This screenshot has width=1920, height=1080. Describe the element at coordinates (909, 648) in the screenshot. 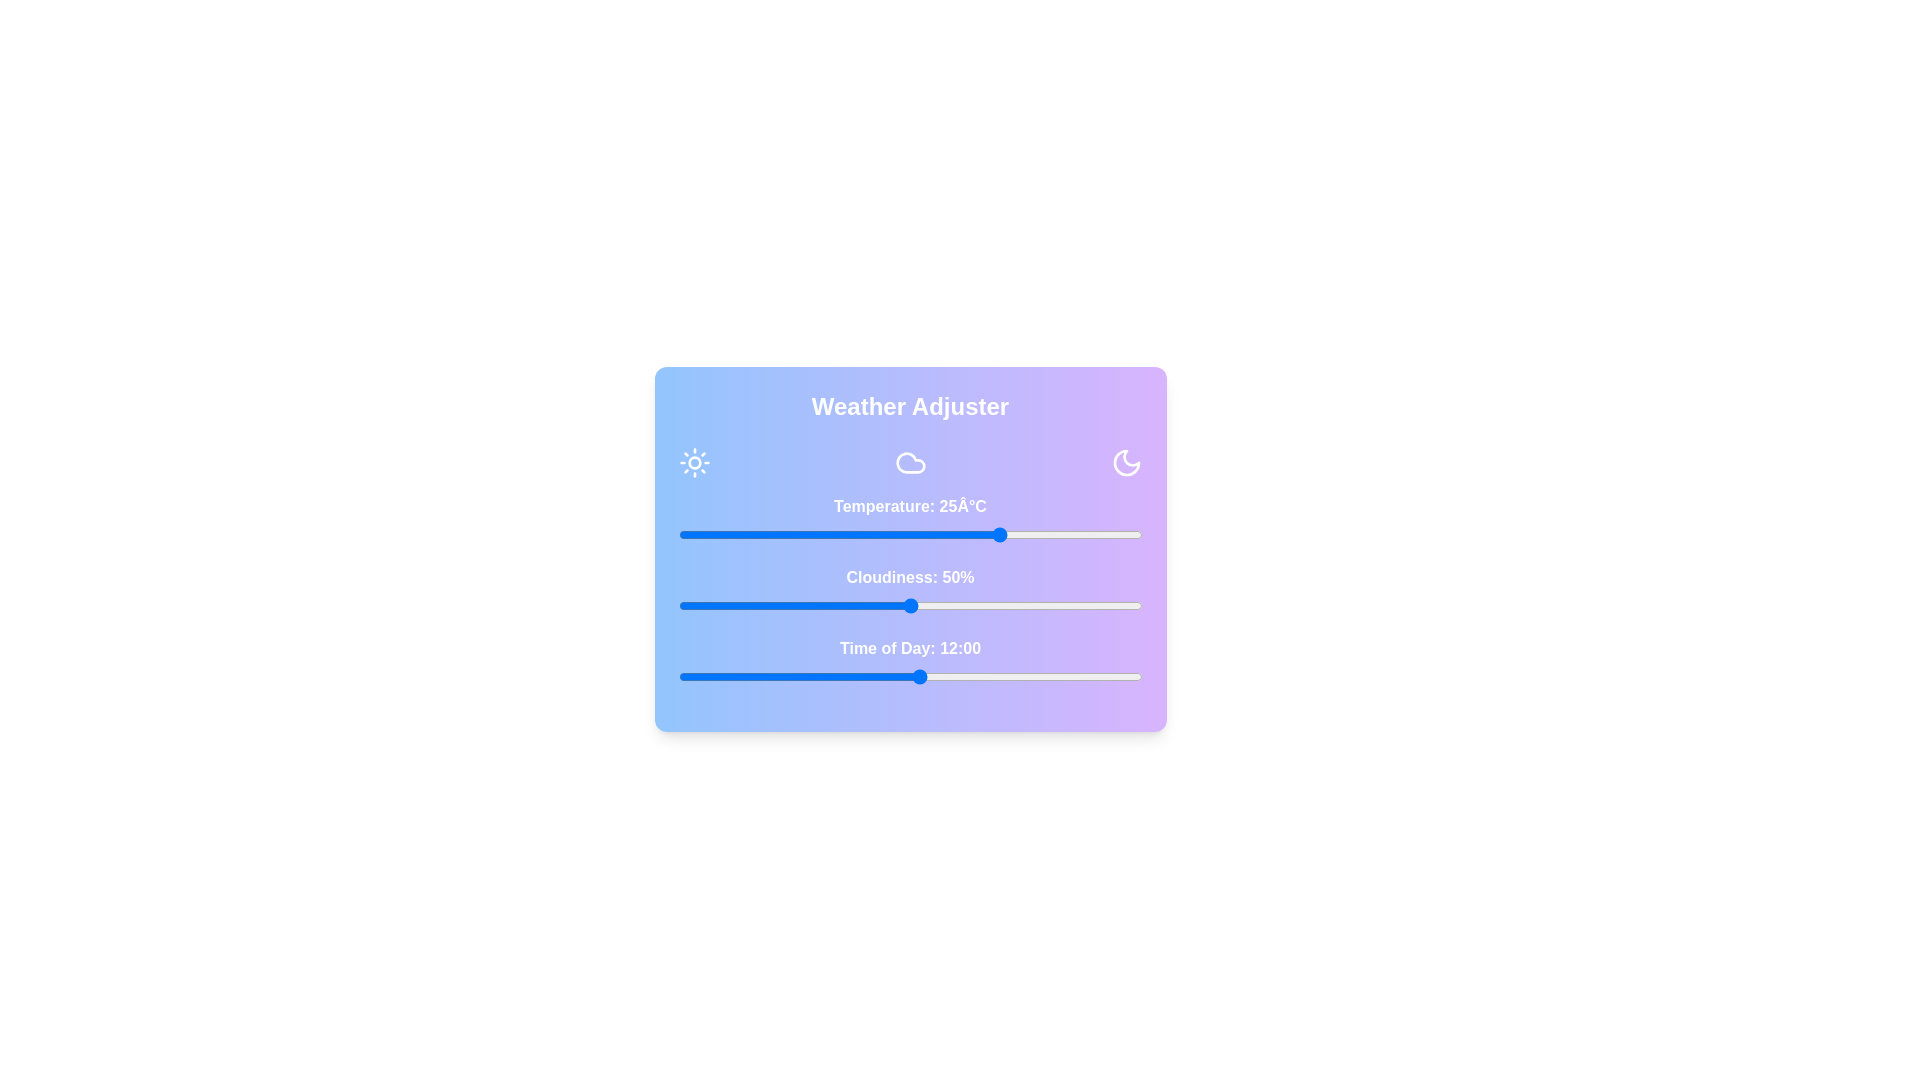

I see `the text label that indicates the current setting (12:00) of the associated slider control, located in the bottom section of the interface` at that location.